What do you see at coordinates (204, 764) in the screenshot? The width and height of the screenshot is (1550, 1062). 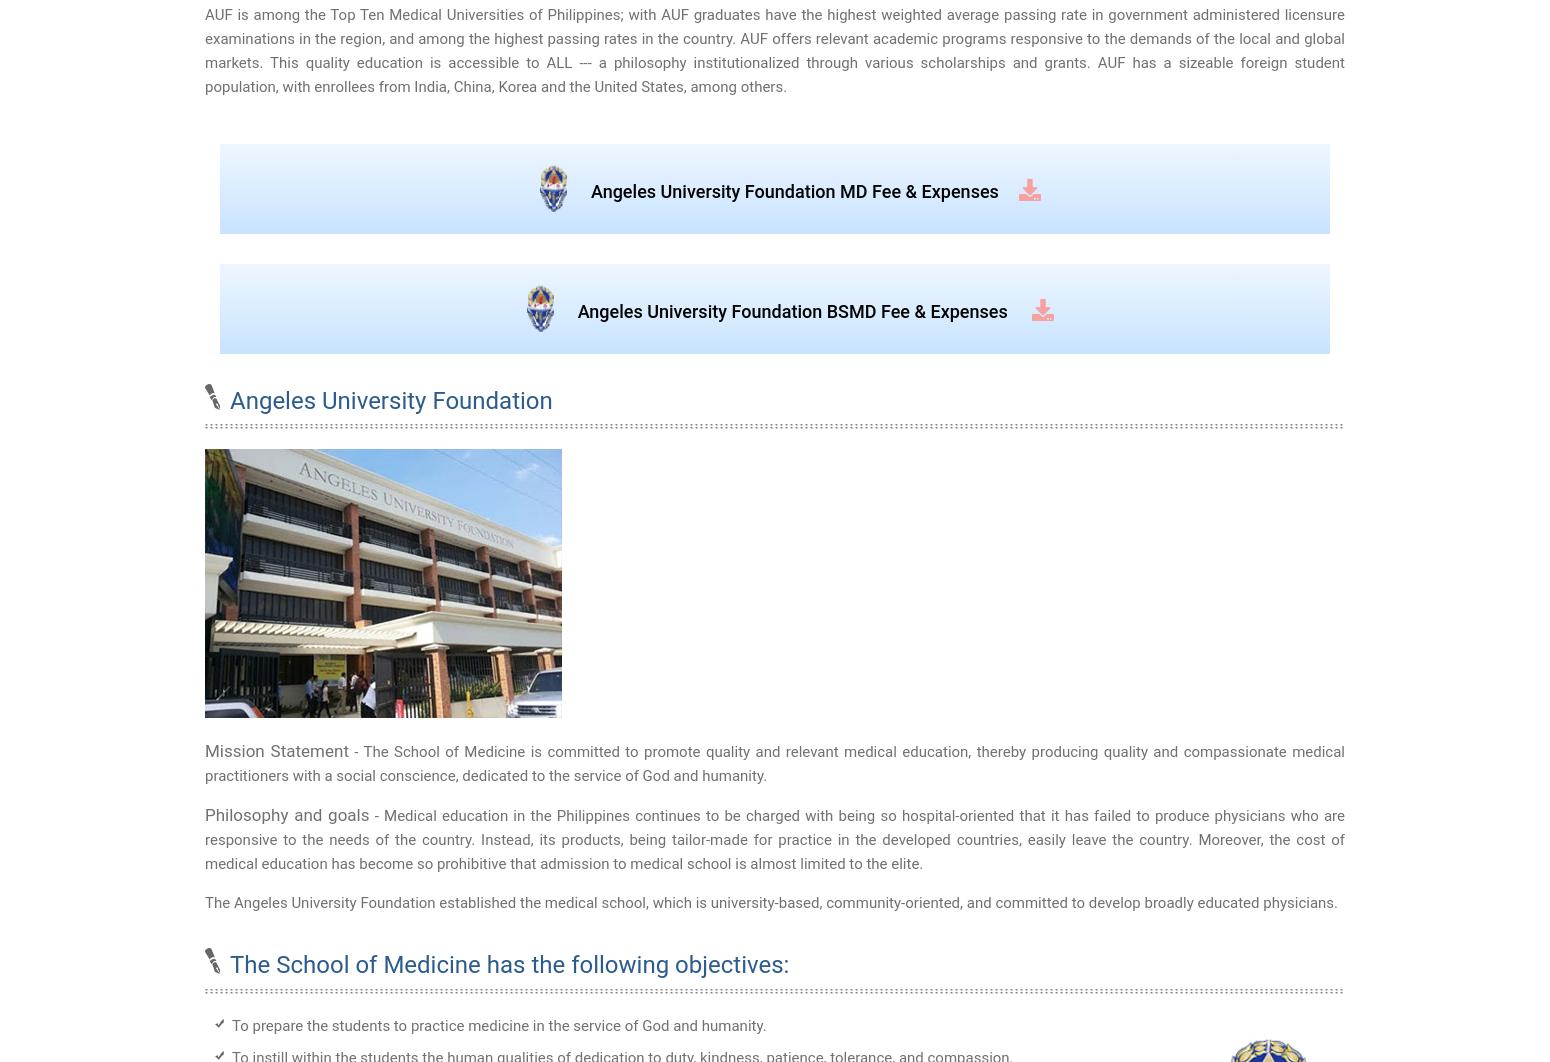 I see `'- The School of Medicine is committed to promote quality and relevant medical education, thereby producing quality and compassionate medical practitioners with a social conscience, dedicated to the service of God and humanity.'` at bounding box center [204, 764].